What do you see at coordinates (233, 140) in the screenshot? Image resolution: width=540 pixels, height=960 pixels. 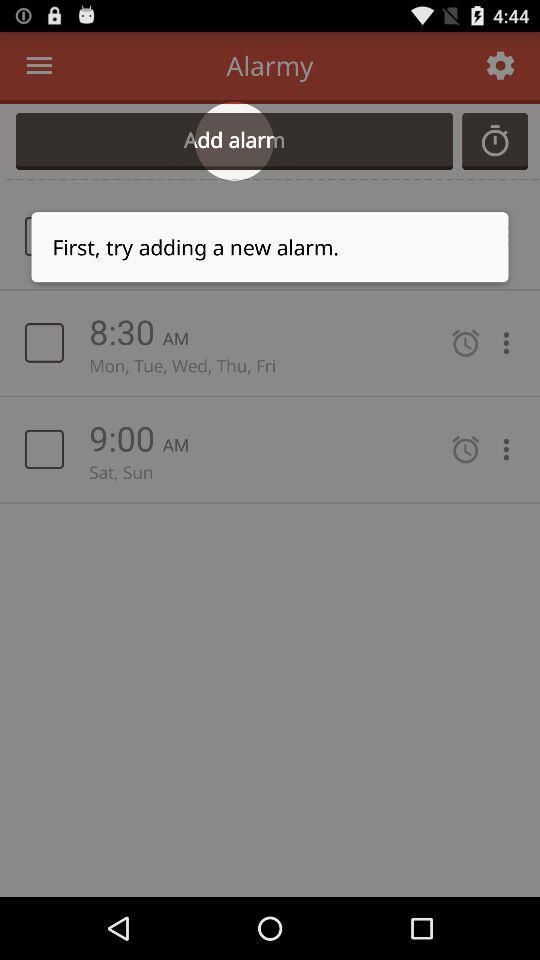 I see `add alarm icon` at bounding box center [233, 140].